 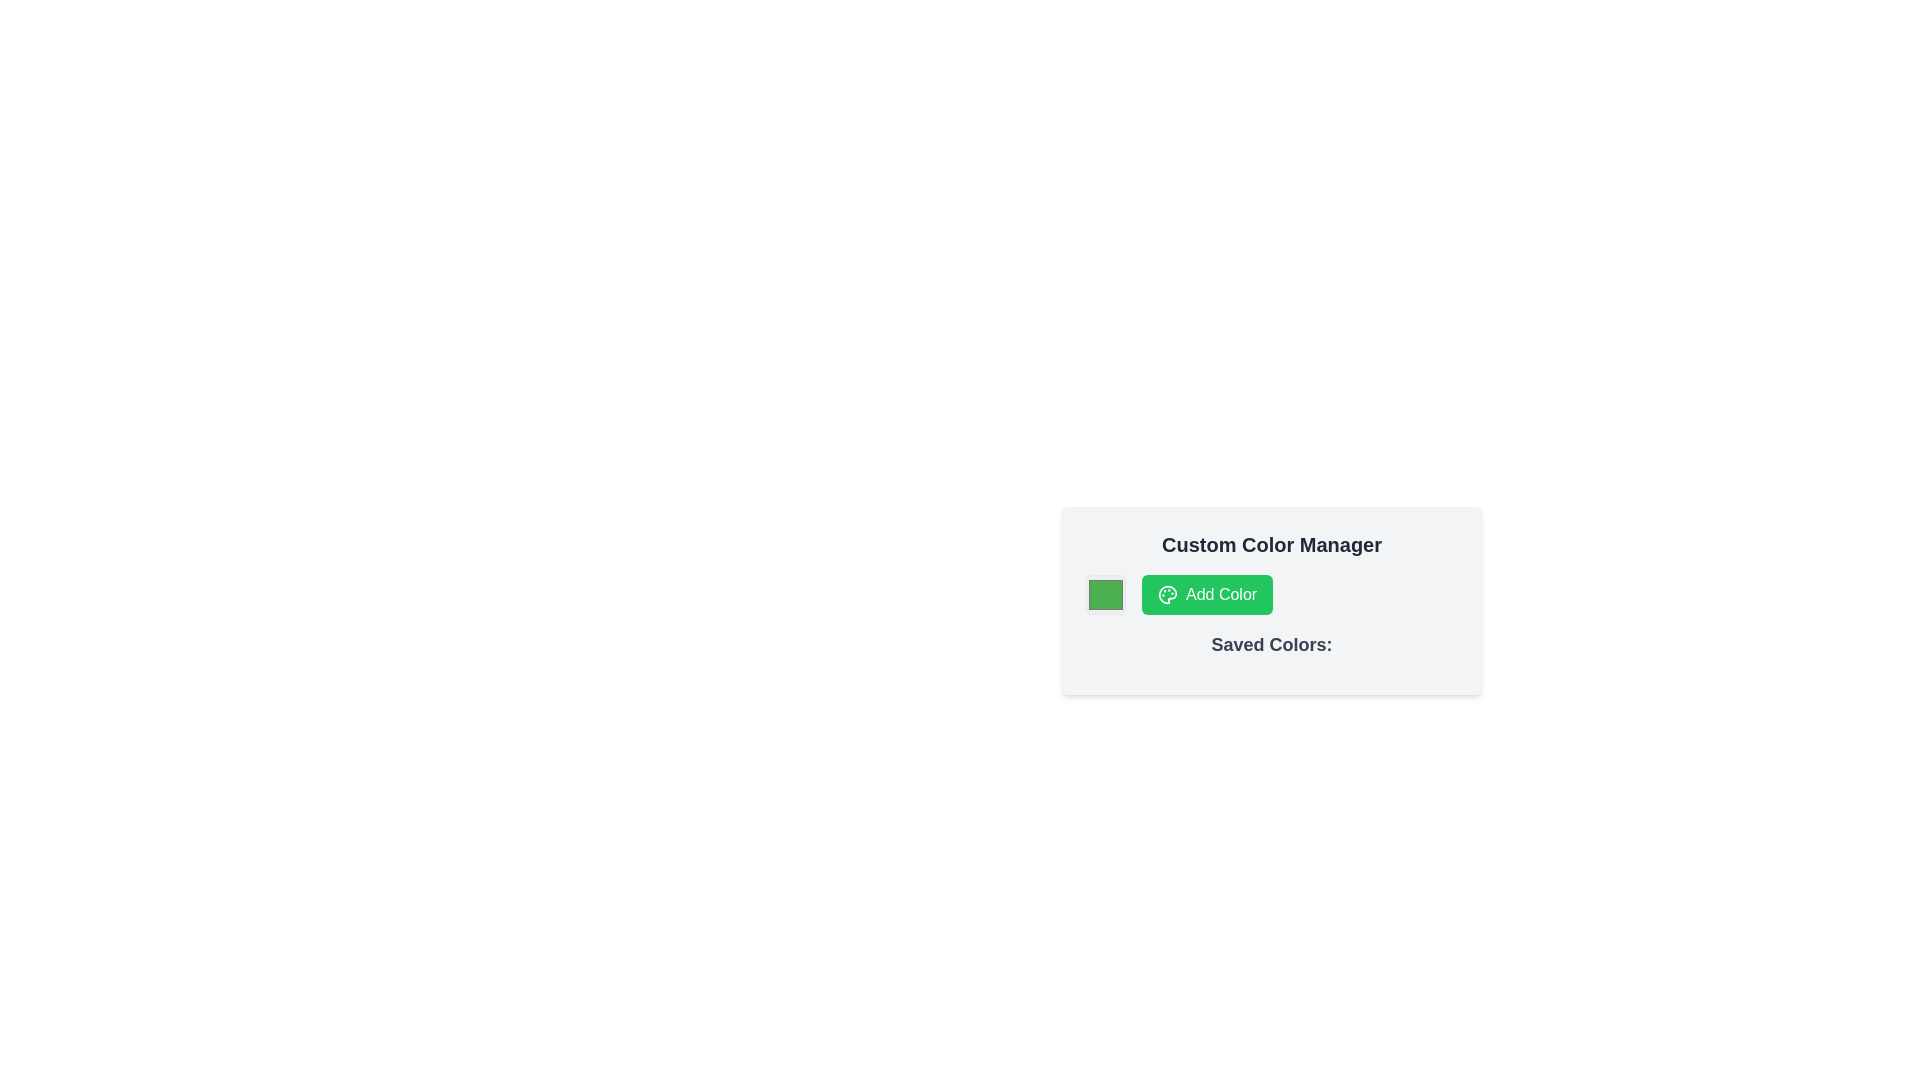 What do you see at coordinates (1206, 593) in the screenshot?
I see `the 'Add Color' button with a green background and white text` at bounding box center [1206, 593].